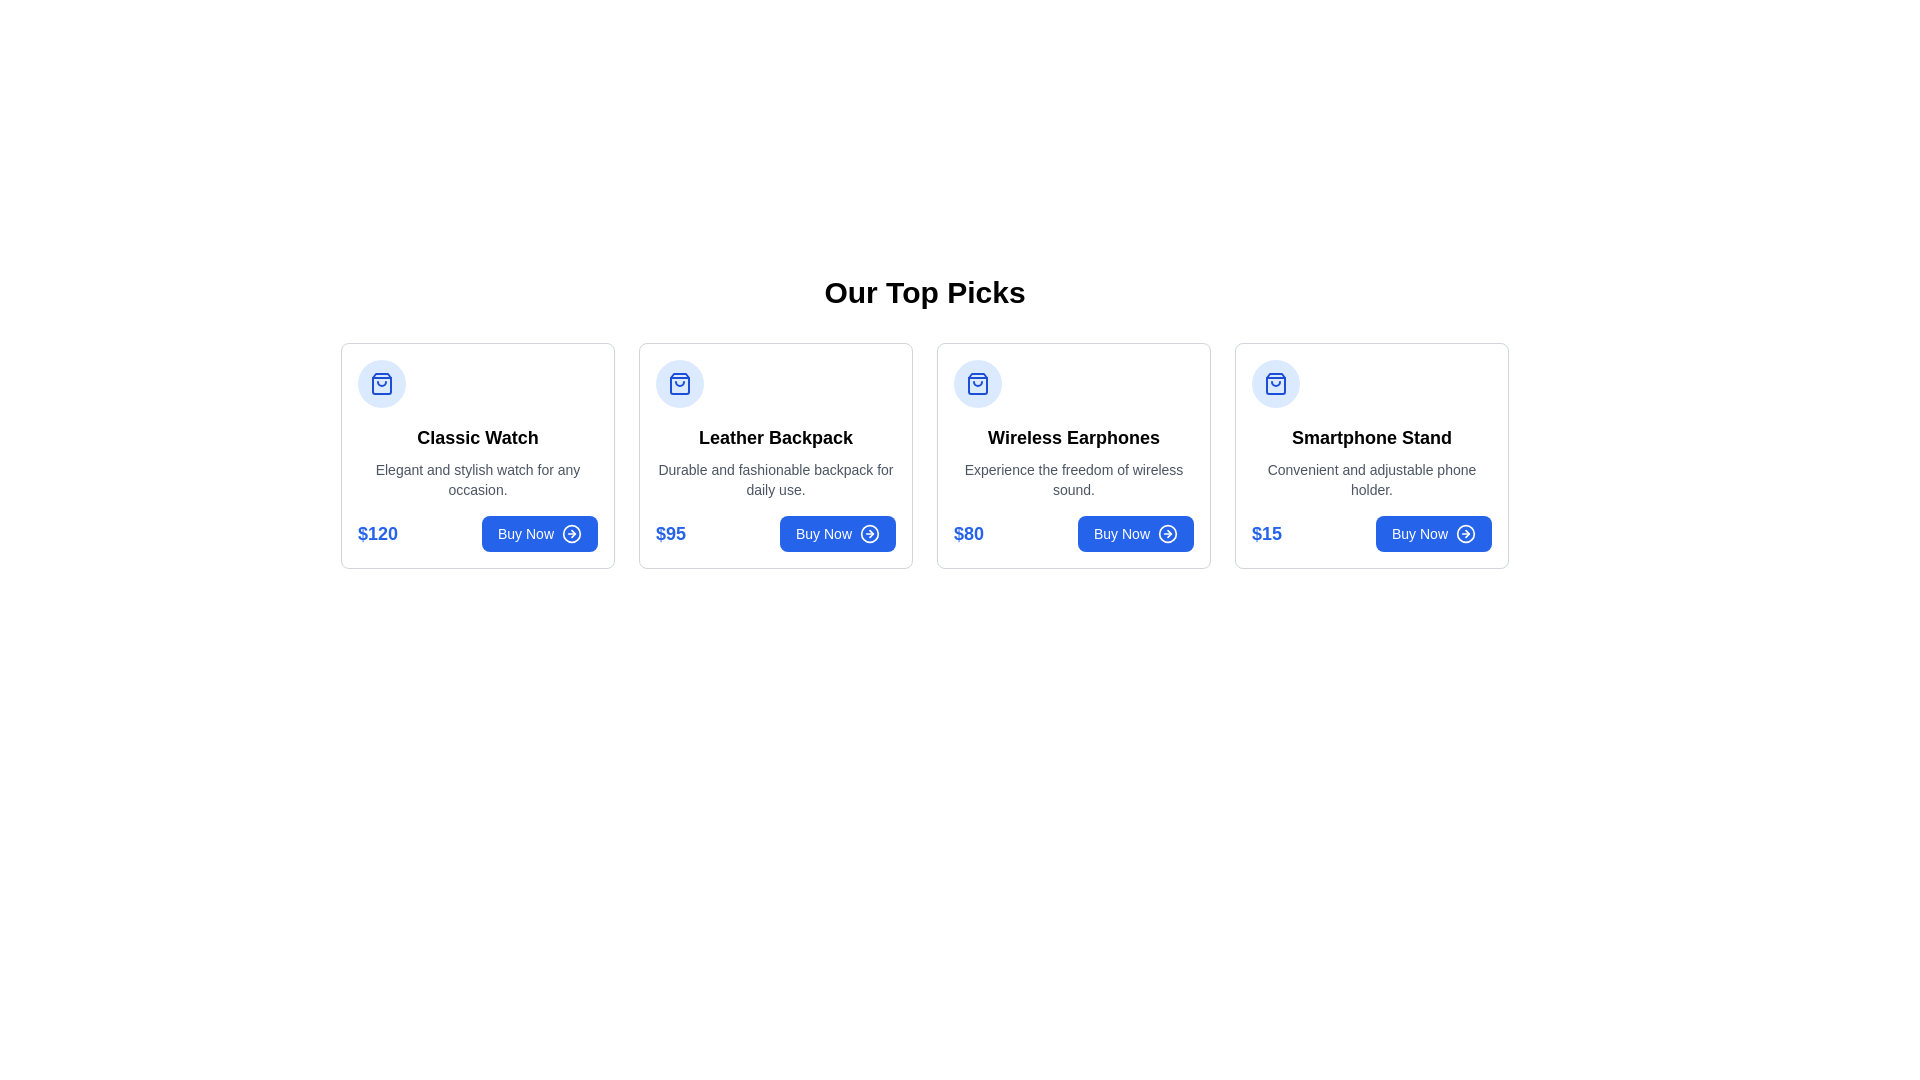 Image resolution: width=1920 pixels, height=1080 pixels. Describe the element at coordinates (382, 384) in the screenshot. I see `the shopping bag icon, which is centrally located inside a circular blue background at the top of the product card titled 'Classic Watch'` at that location.